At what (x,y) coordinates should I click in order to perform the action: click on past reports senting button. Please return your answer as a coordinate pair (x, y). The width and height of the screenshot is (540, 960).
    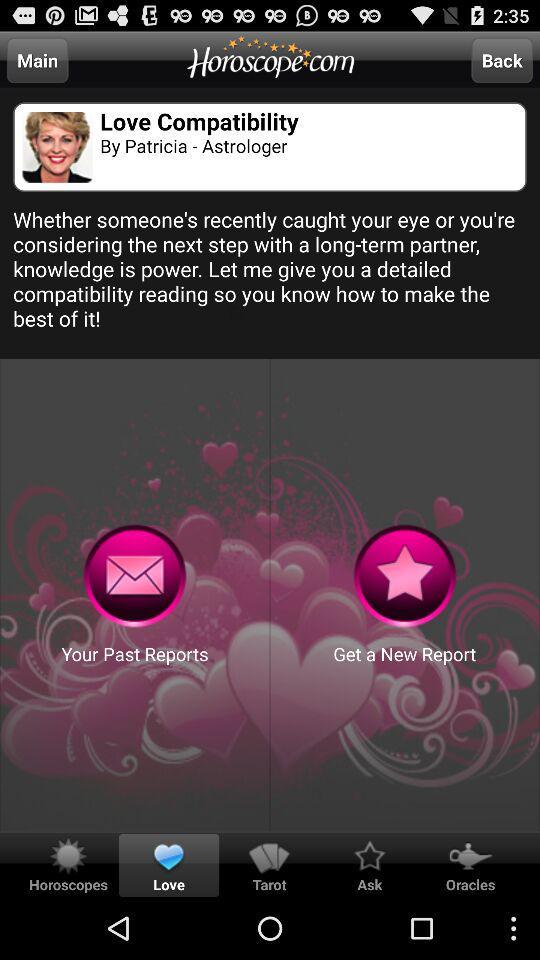
    Looking at the image, I should click on (135, 576).